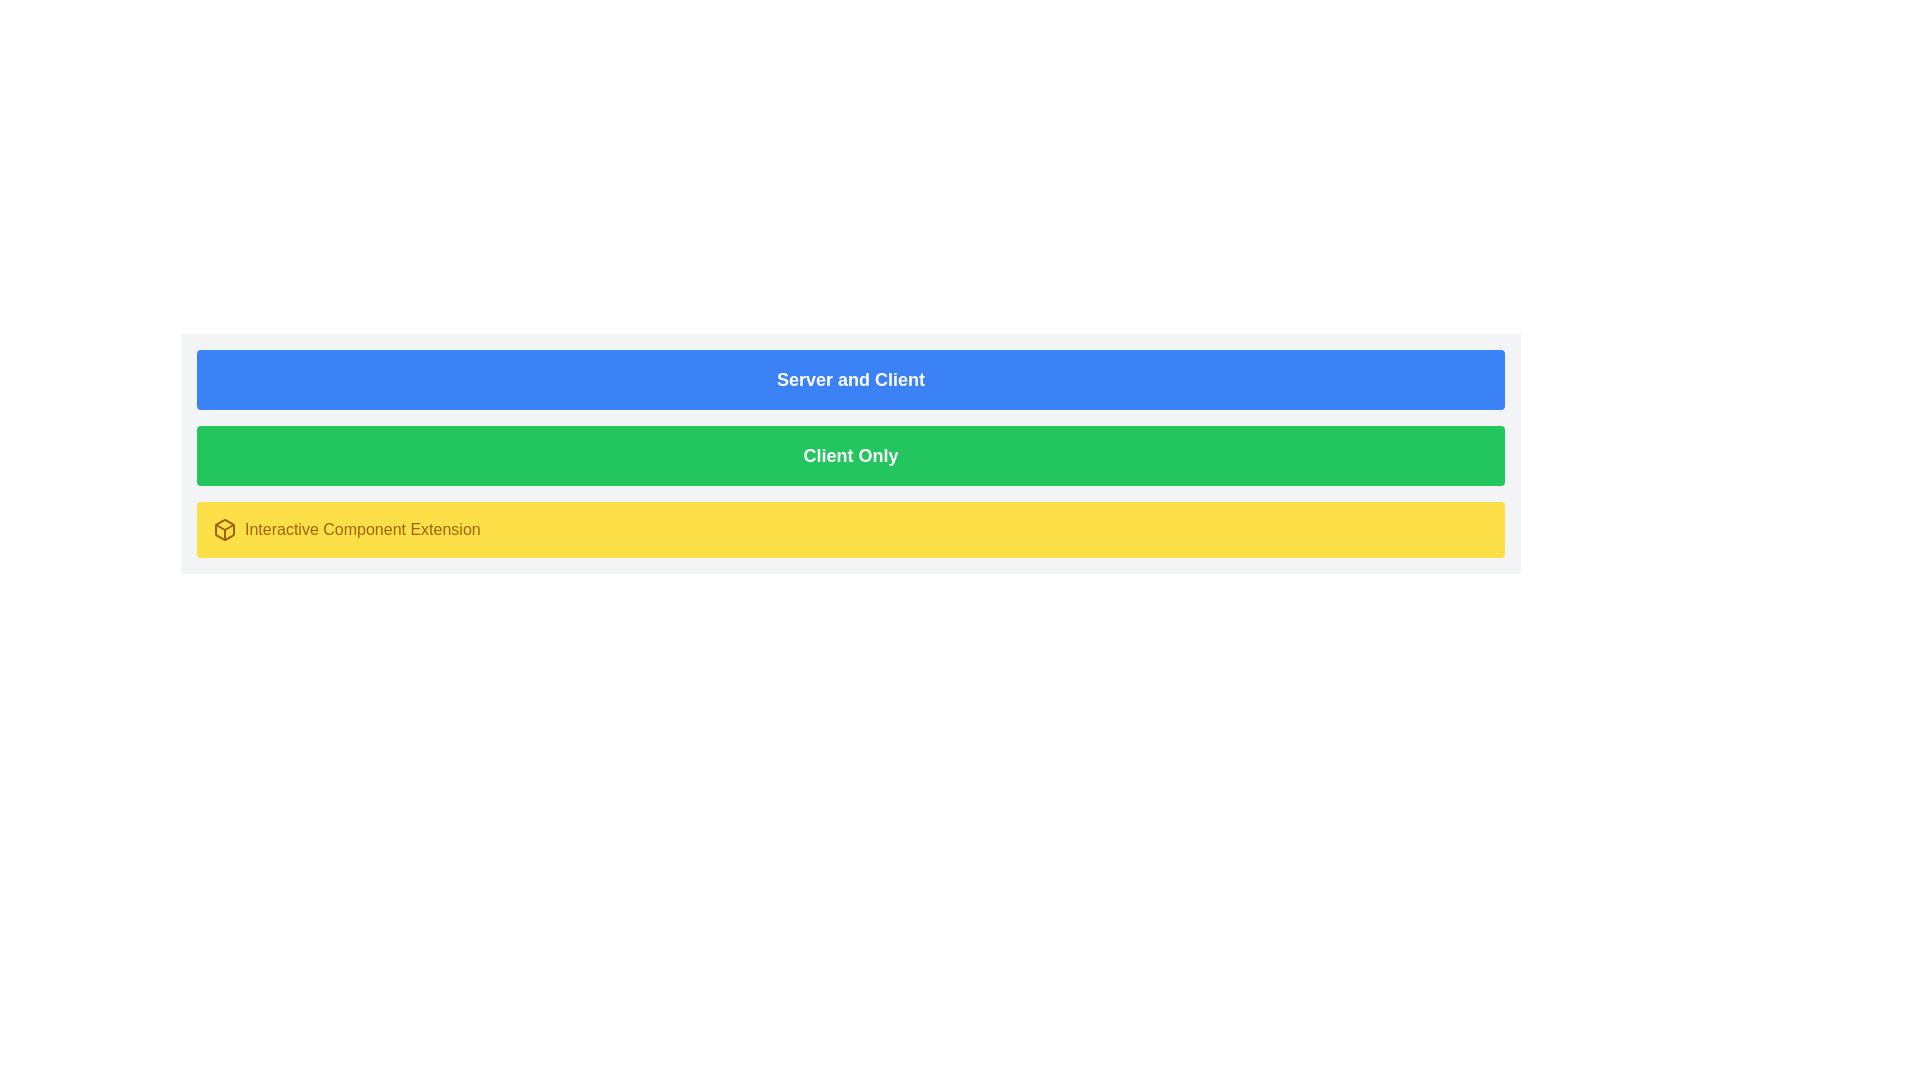  I want to click on the static text label that provides information about a client-specific feature, located below the 'Server and Client' section and above the 'Interactive Component Extension' section, so click(850, 455).